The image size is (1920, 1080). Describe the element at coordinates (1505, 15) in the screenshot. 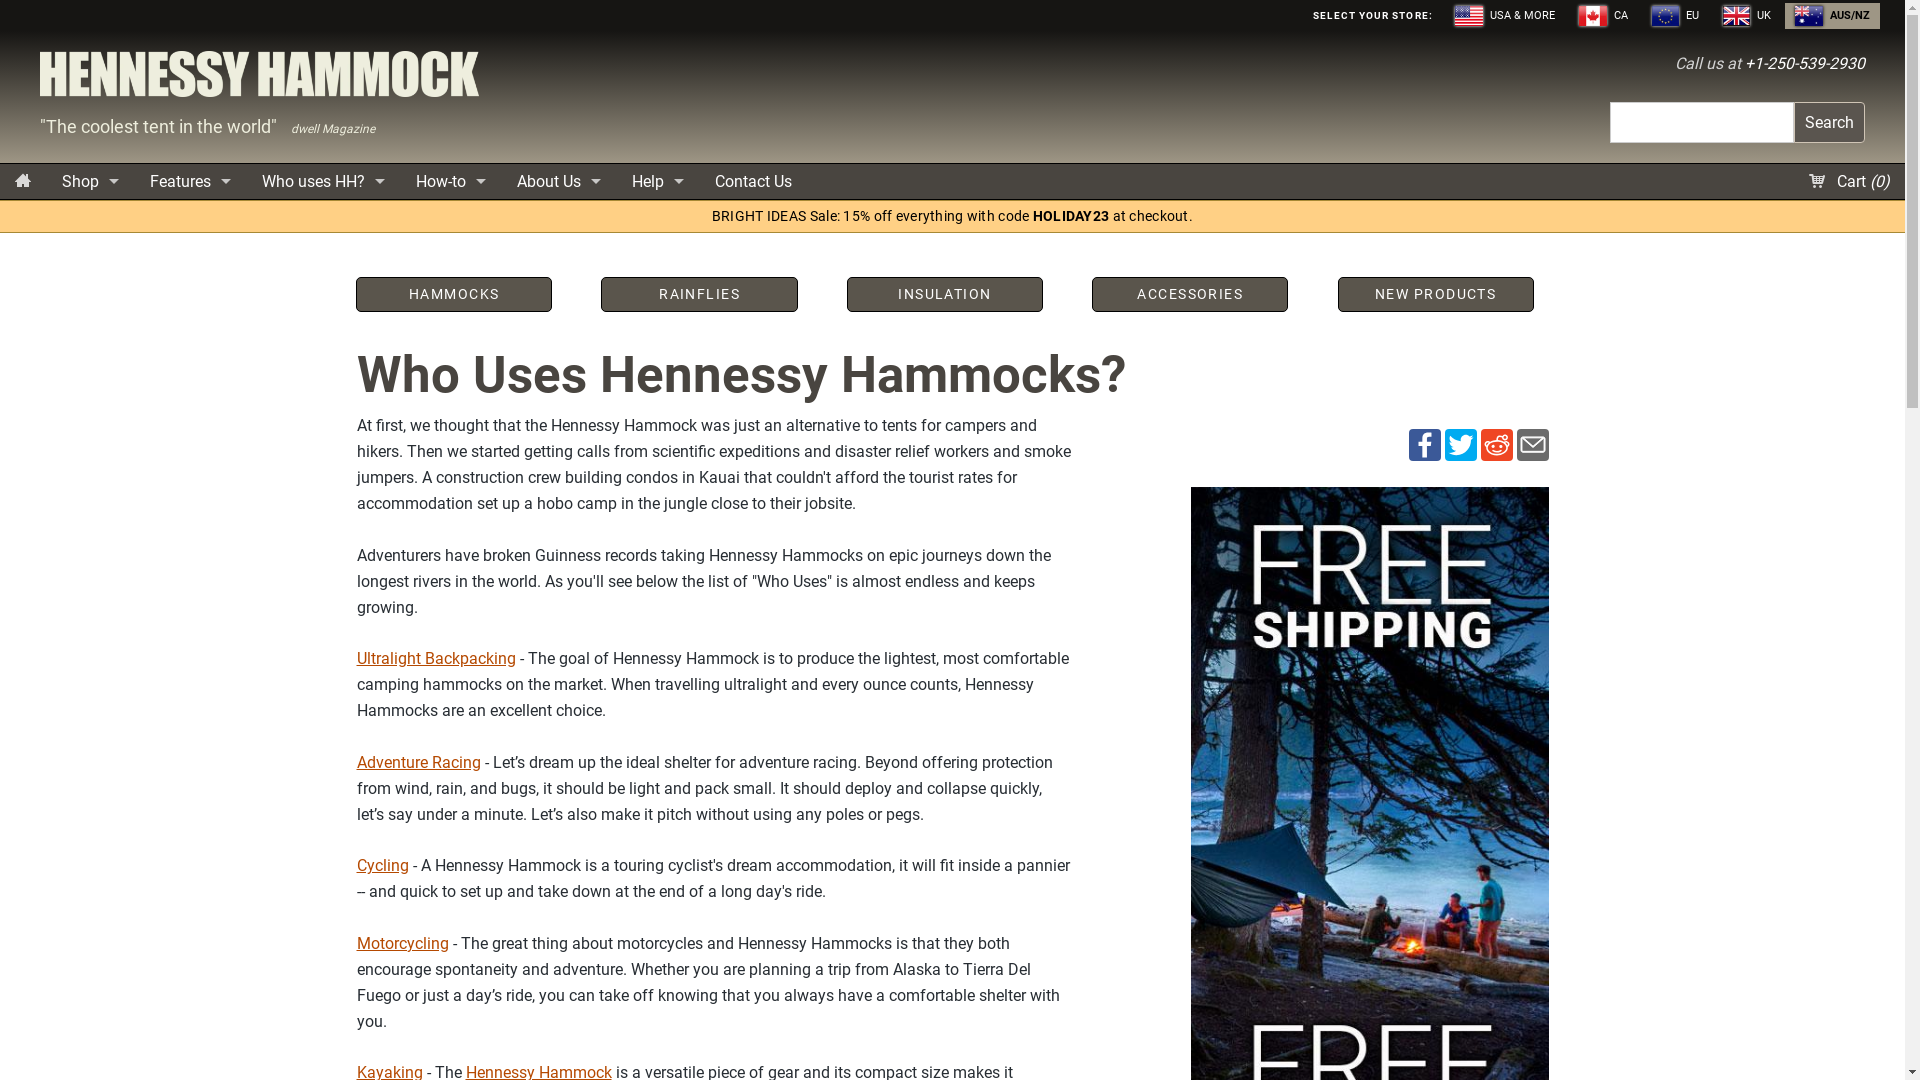

I see `'USA & MORE'` at that location.